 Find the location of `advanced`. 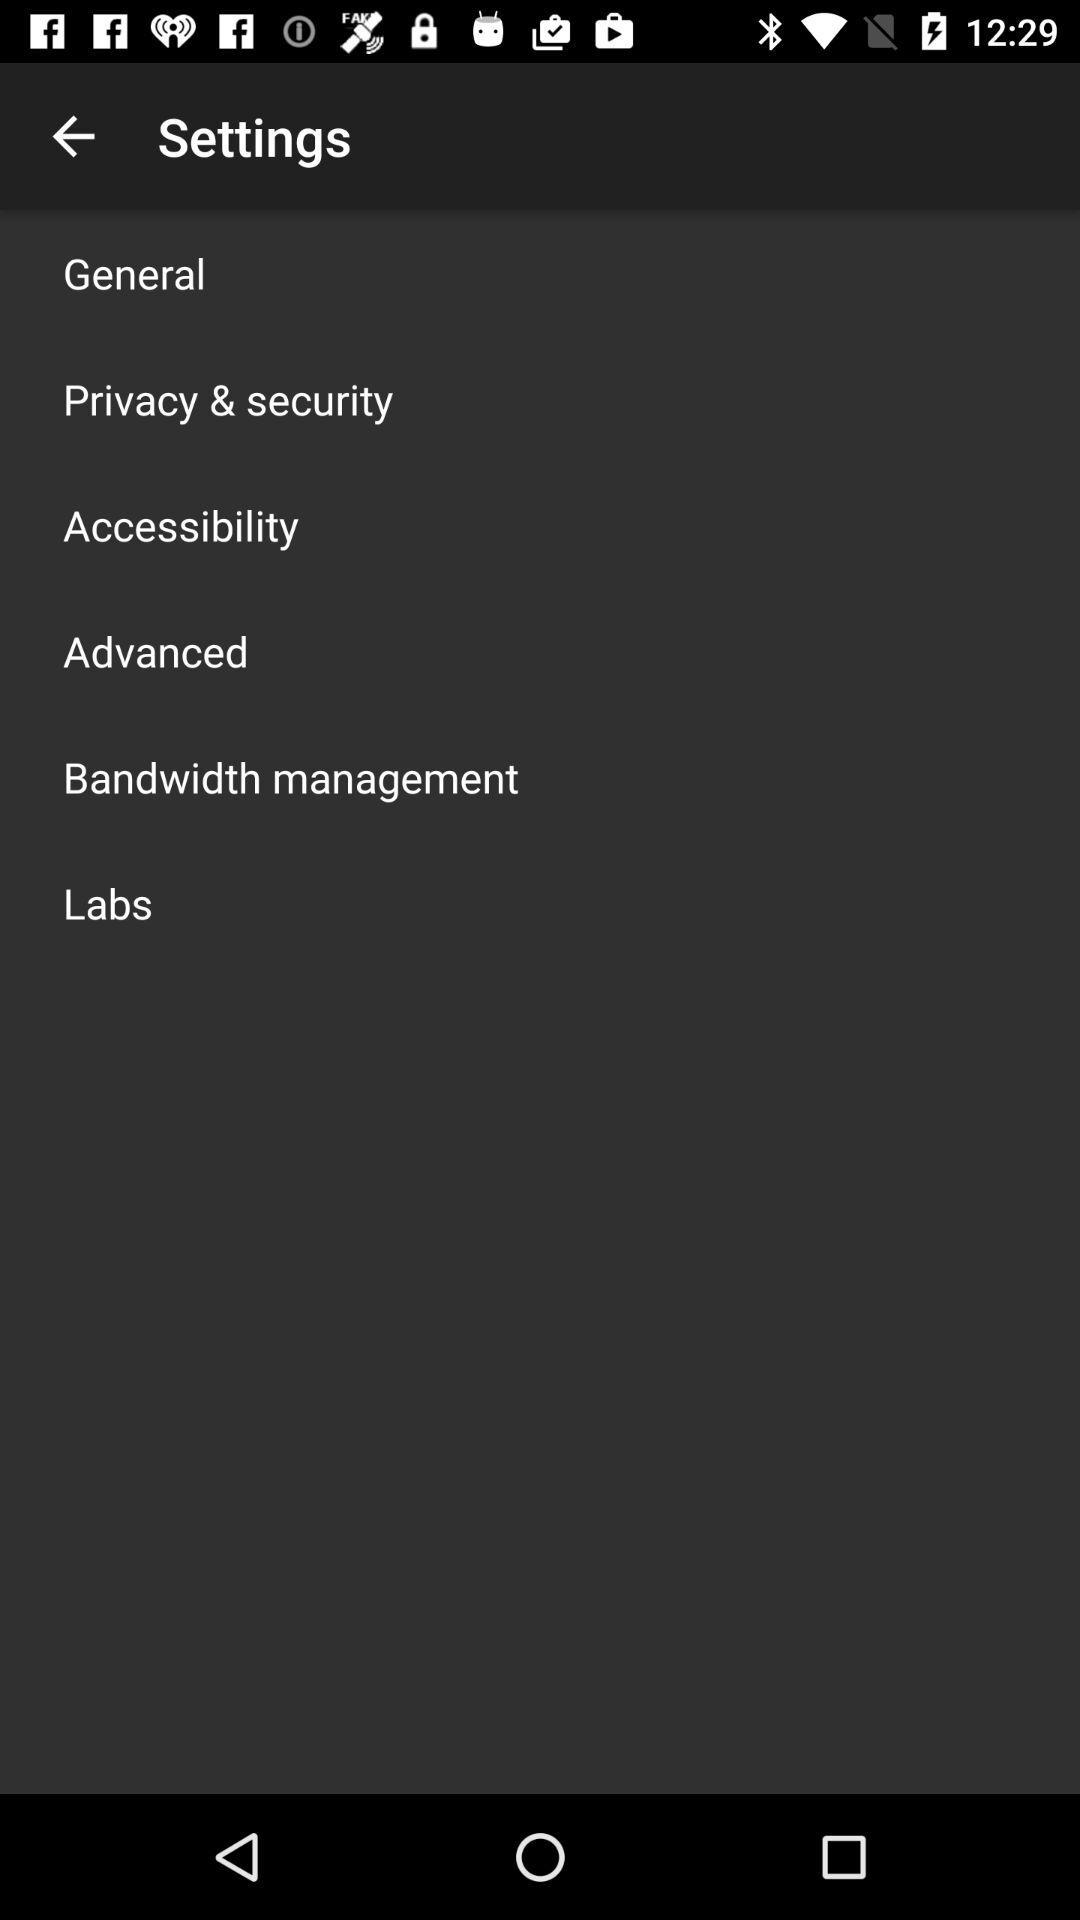

advanced is located at coordinates (154, 651).